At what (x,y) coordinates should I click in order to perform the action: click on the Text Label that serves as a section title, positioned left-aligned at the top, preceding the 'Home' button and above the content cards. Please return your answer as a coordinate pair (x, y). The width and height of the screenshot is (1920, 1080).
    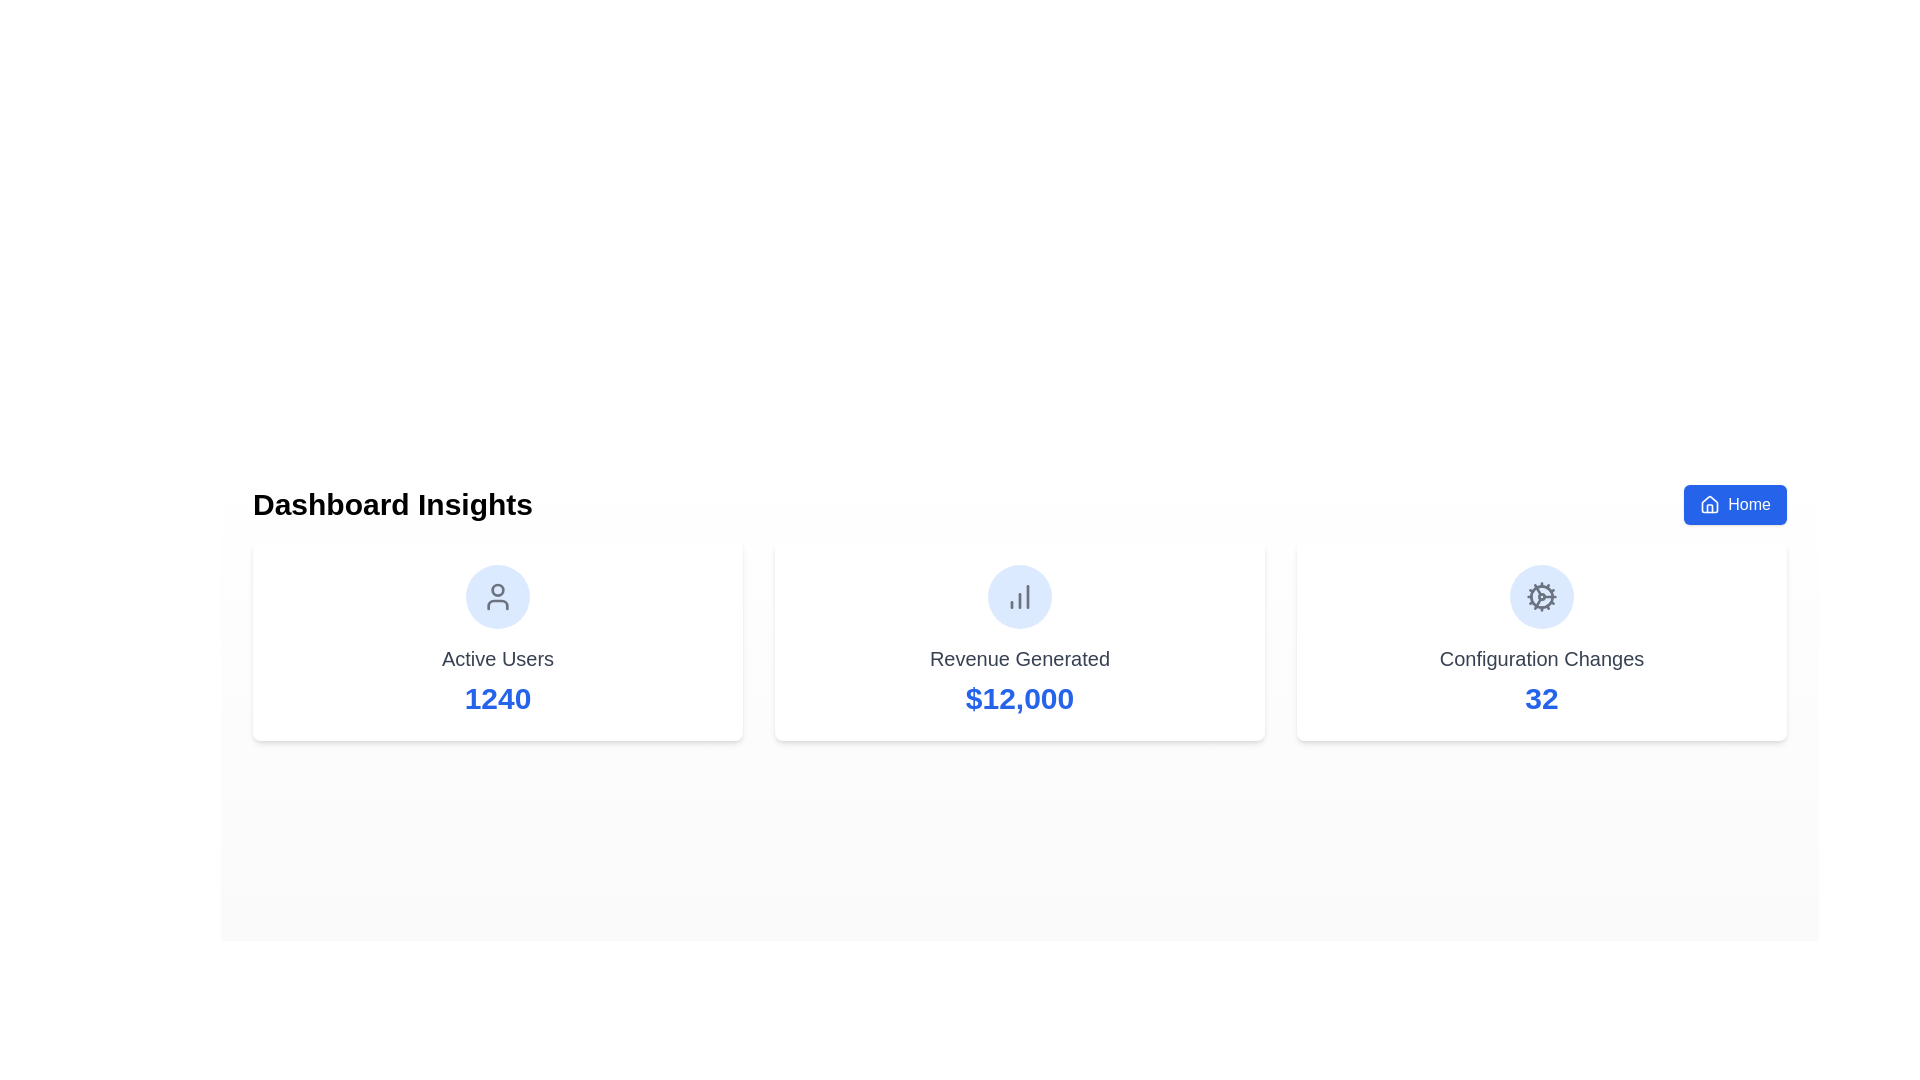
    Looking at the image, I should click on (393, 504).